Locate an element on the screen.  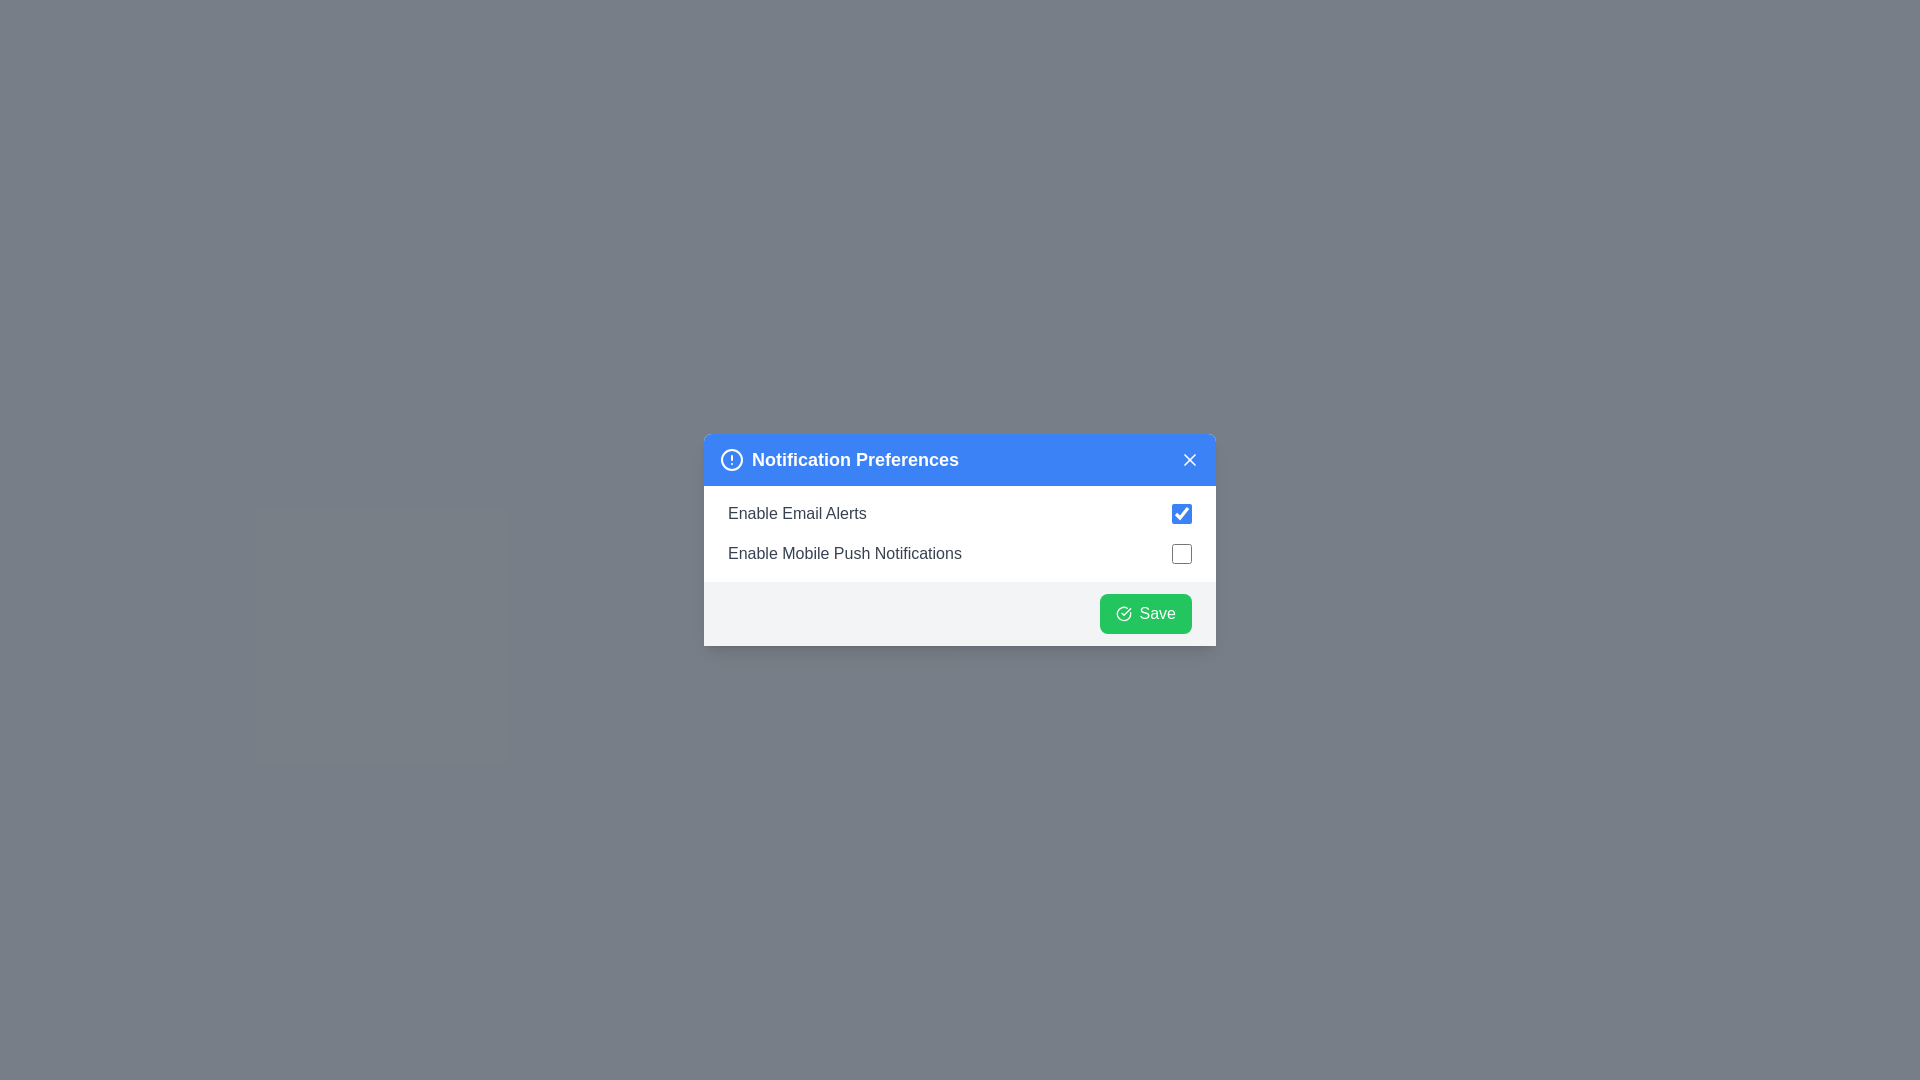
the text label that reads 'Enable Mobile Push Notifications', which is styled in gray and displayed in a sans-serif font, located in the 'Notification Preferences' dialog box is located at coordinates (844, 554).